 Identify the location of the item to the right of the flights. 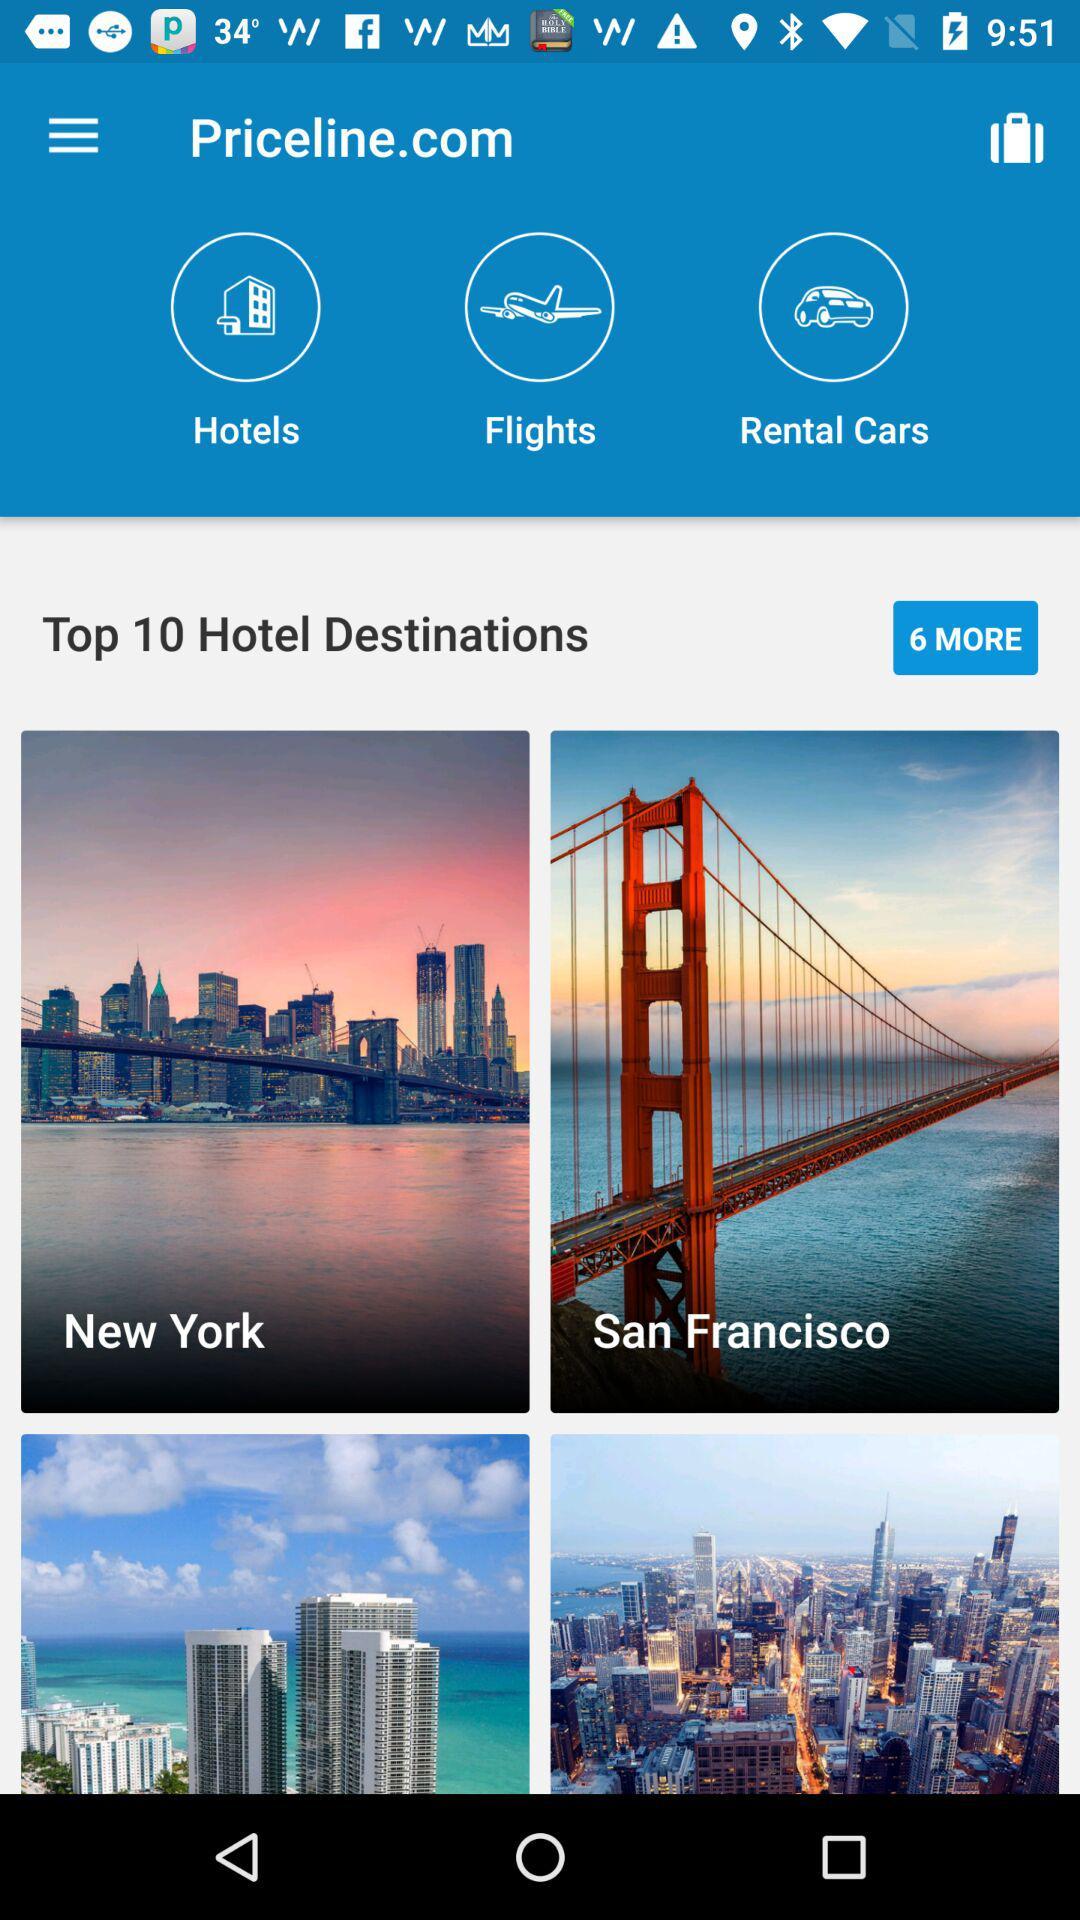
(833, 342).